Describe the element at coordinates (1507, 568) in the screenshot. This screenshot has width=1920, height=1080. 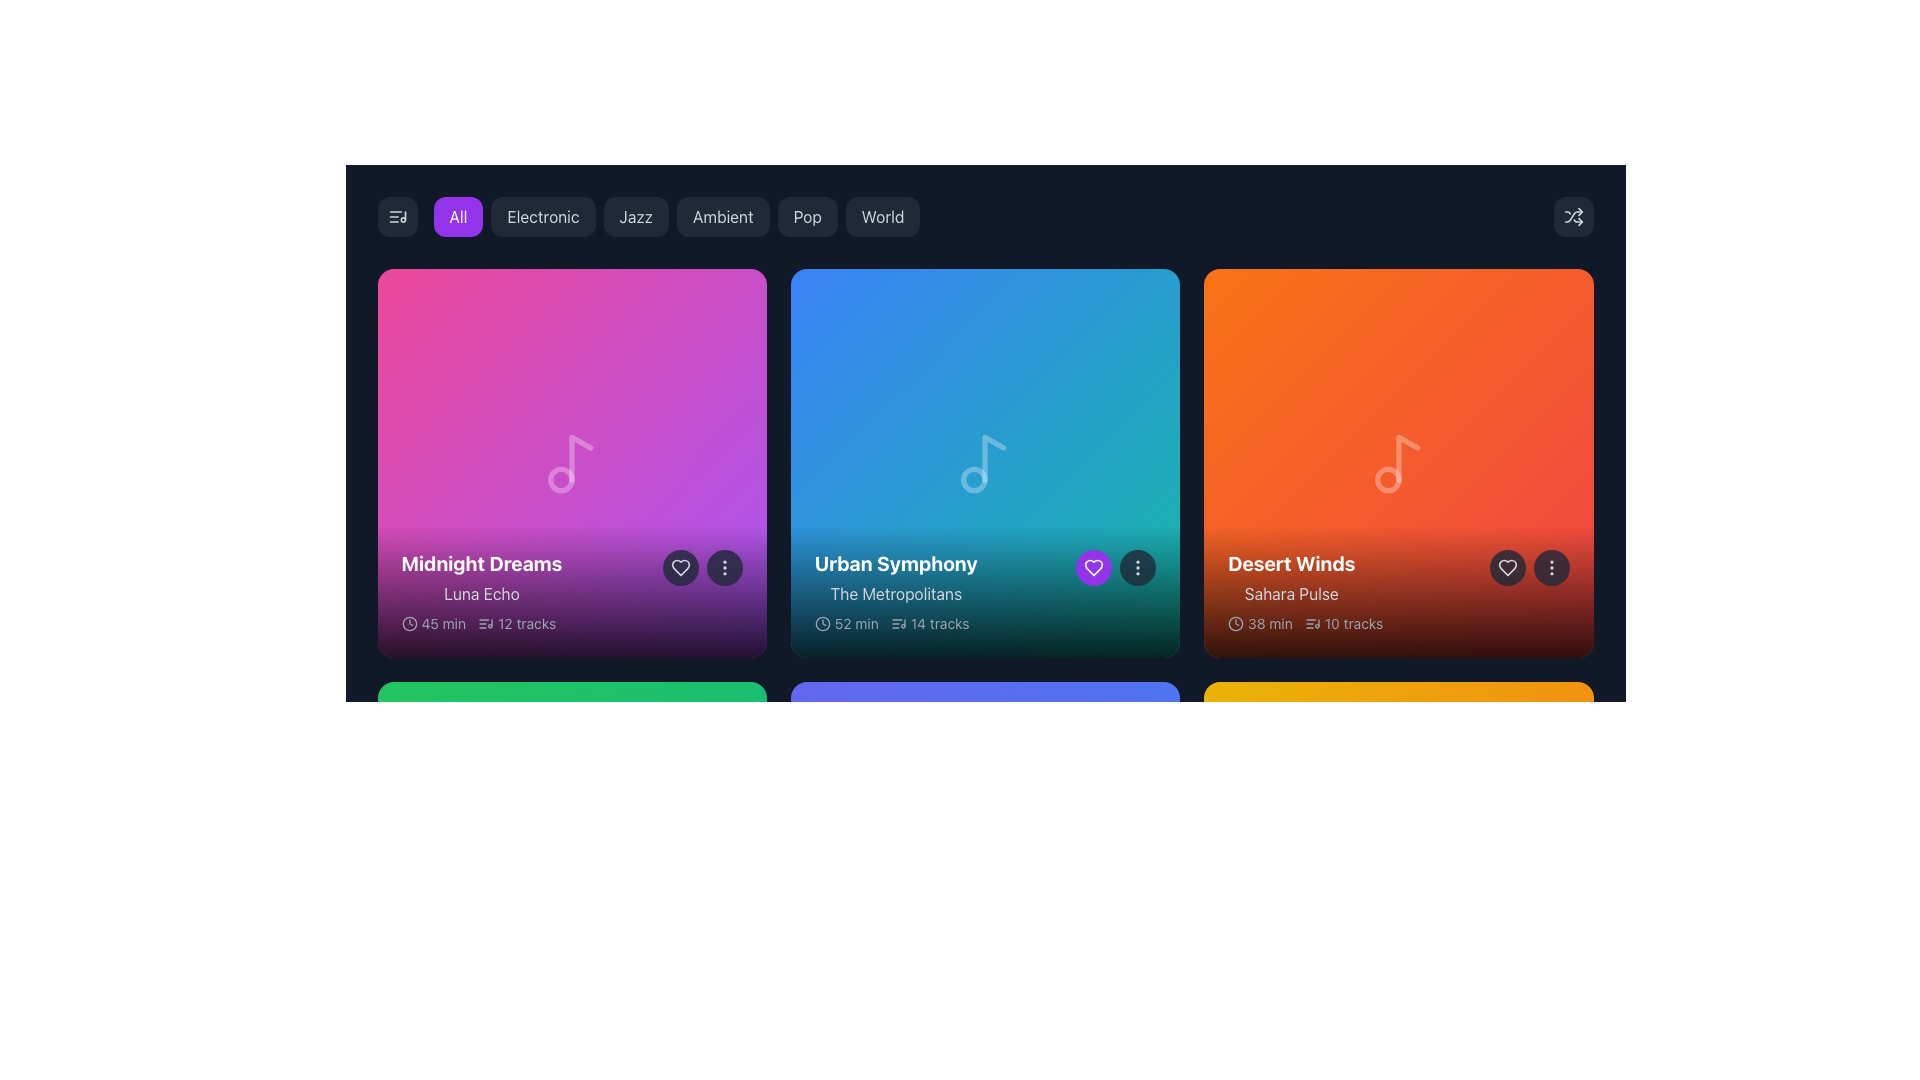
I see `the favorite heart icon located at the bottom-right corner of the orange card labeled 'Desert Winds'` at that location.